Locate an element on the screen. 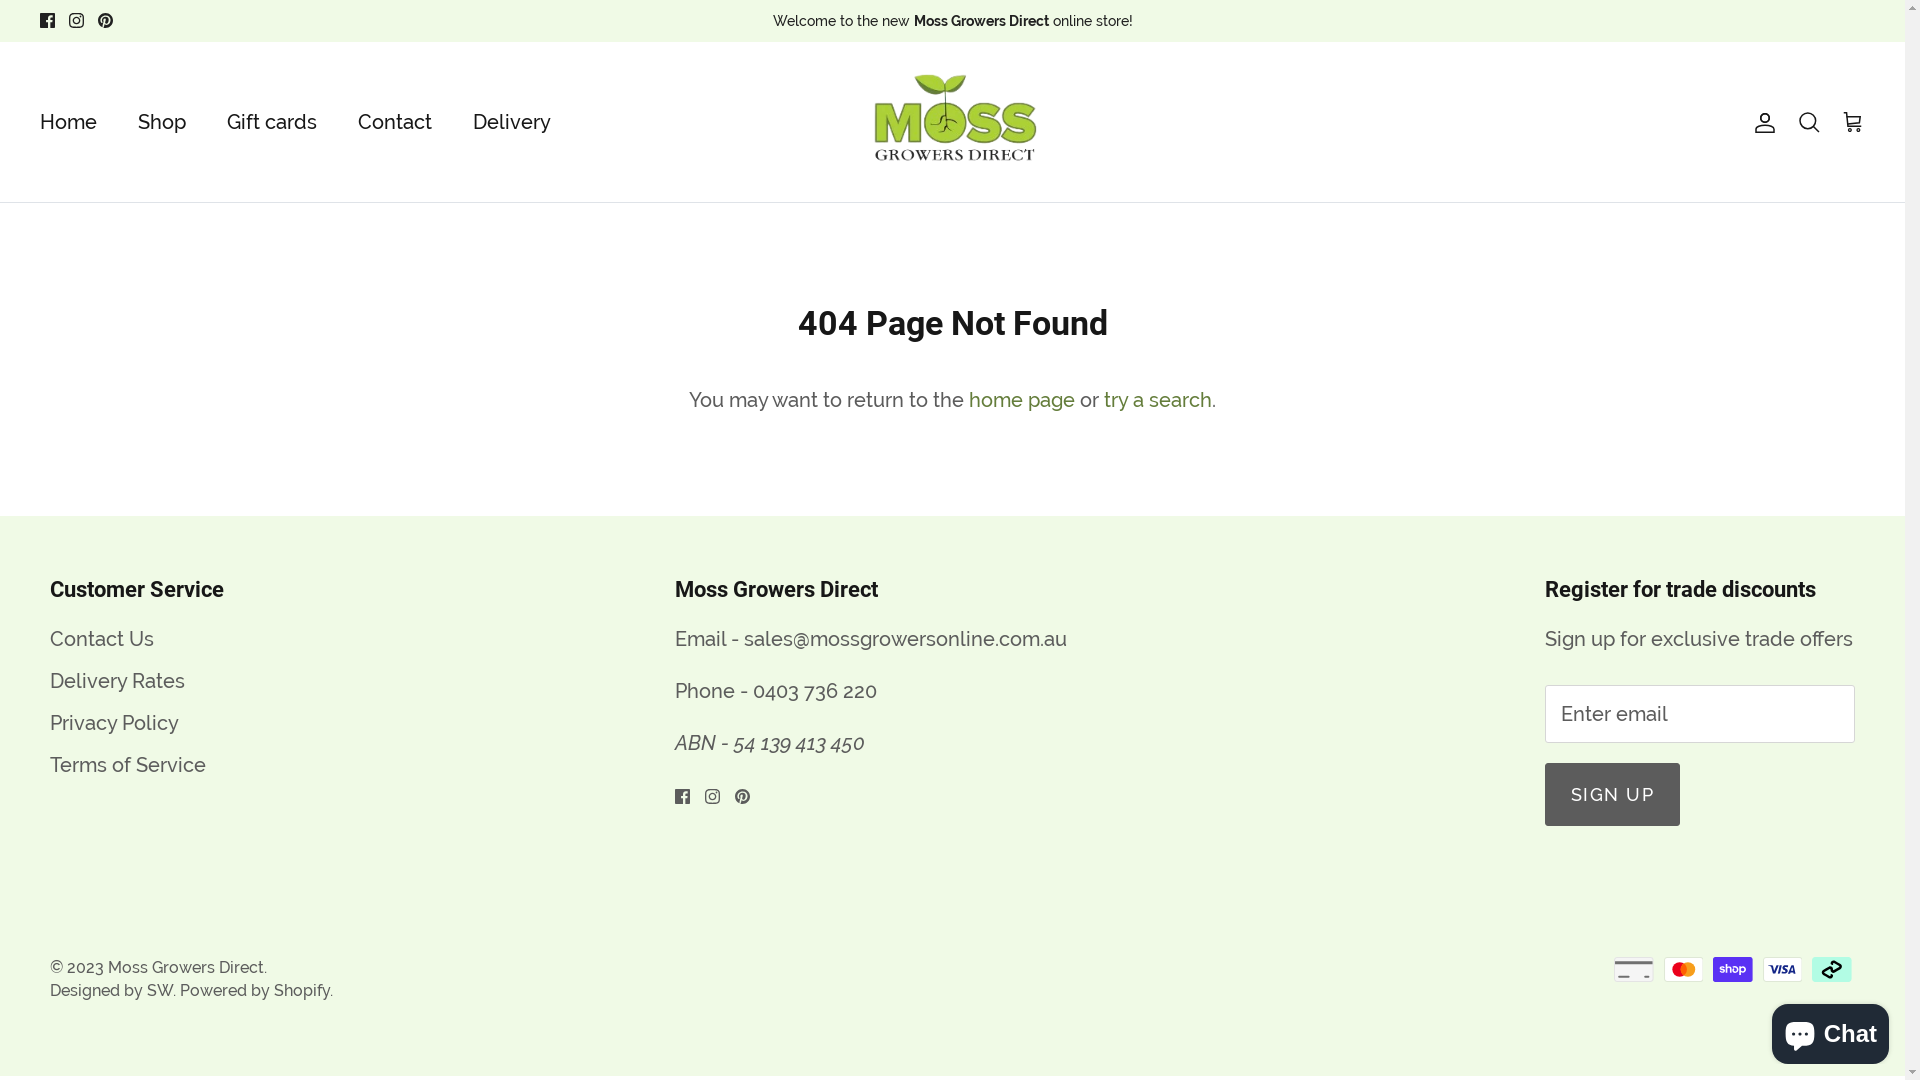 The image size is (1920, 1080). '0403 736 220' is located at coordinates (814, 689).